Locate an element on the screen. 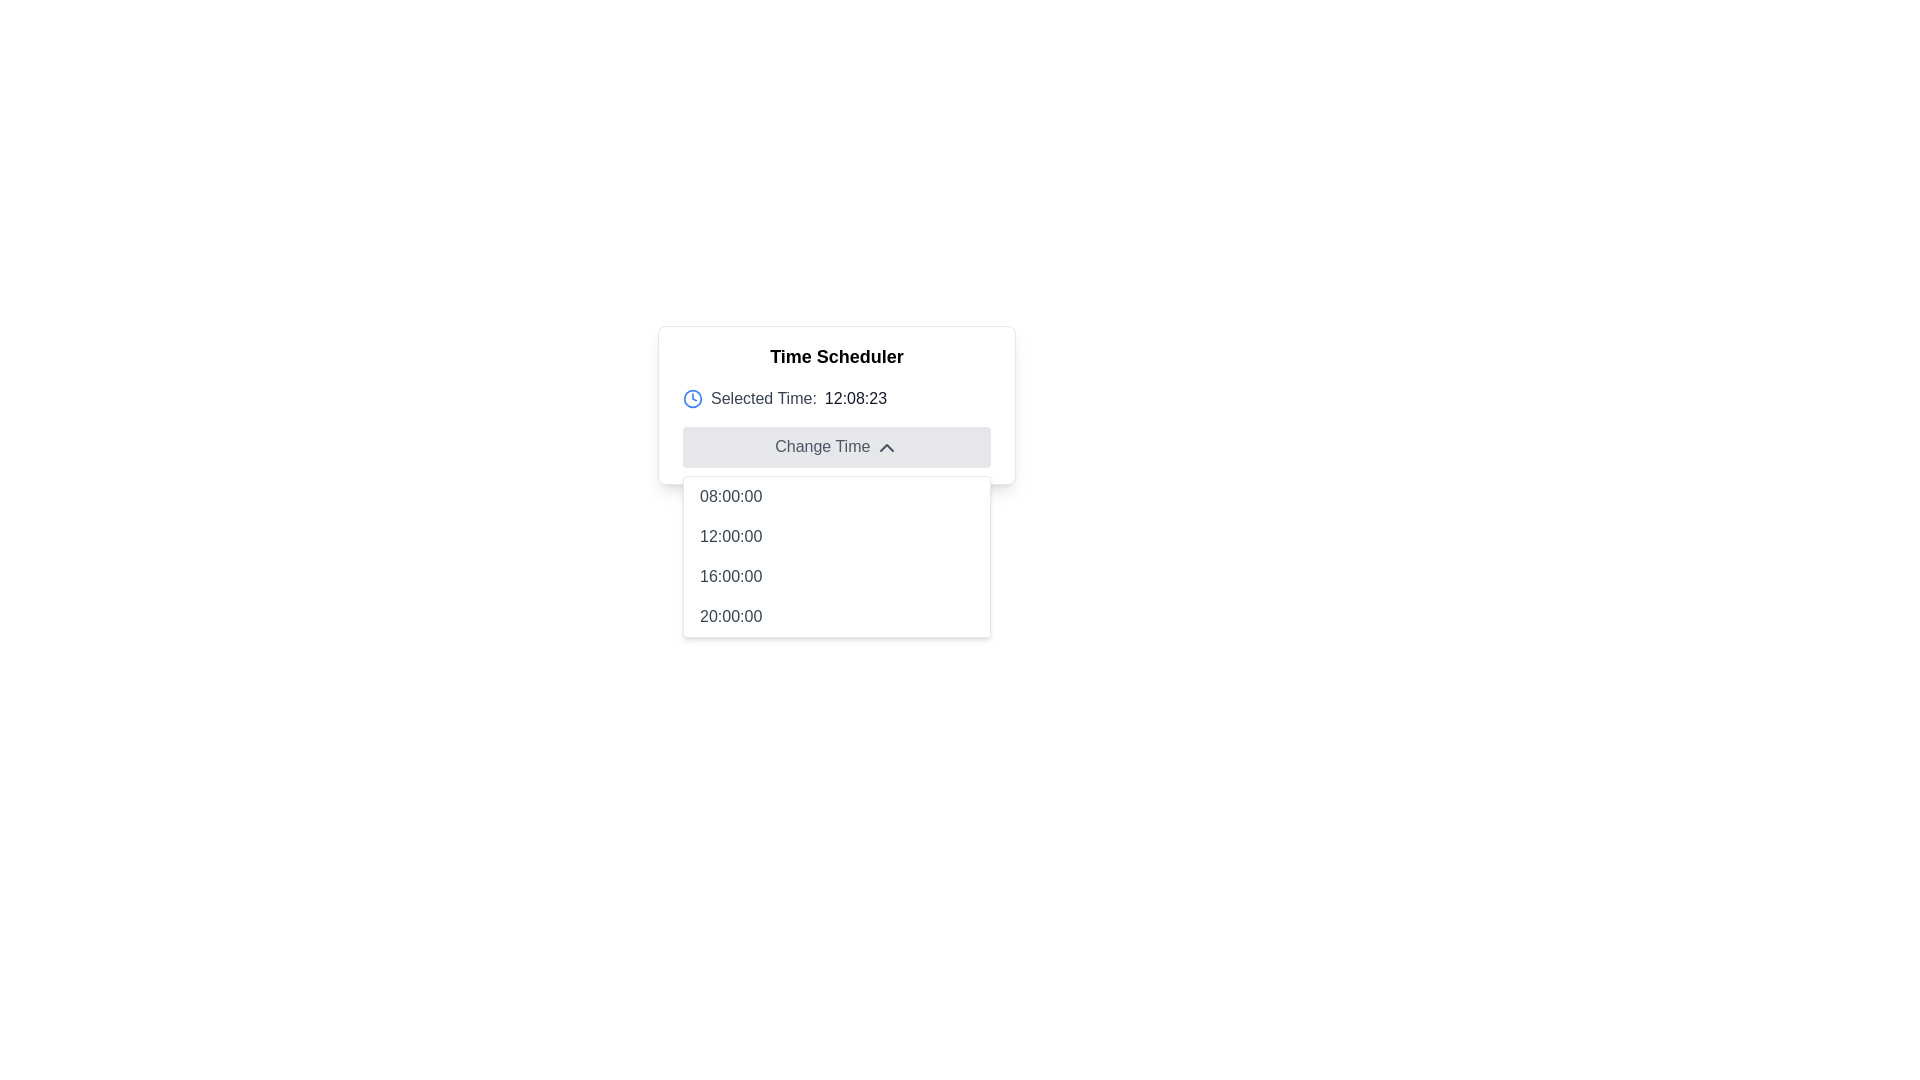 This screenshot has width=1920, height=1080. the Text Display showing the time '12:08:23' in bold, dark gray font, which is located next to 'Selected Time:' in the time selection interface is located at coordinates (855, 398).